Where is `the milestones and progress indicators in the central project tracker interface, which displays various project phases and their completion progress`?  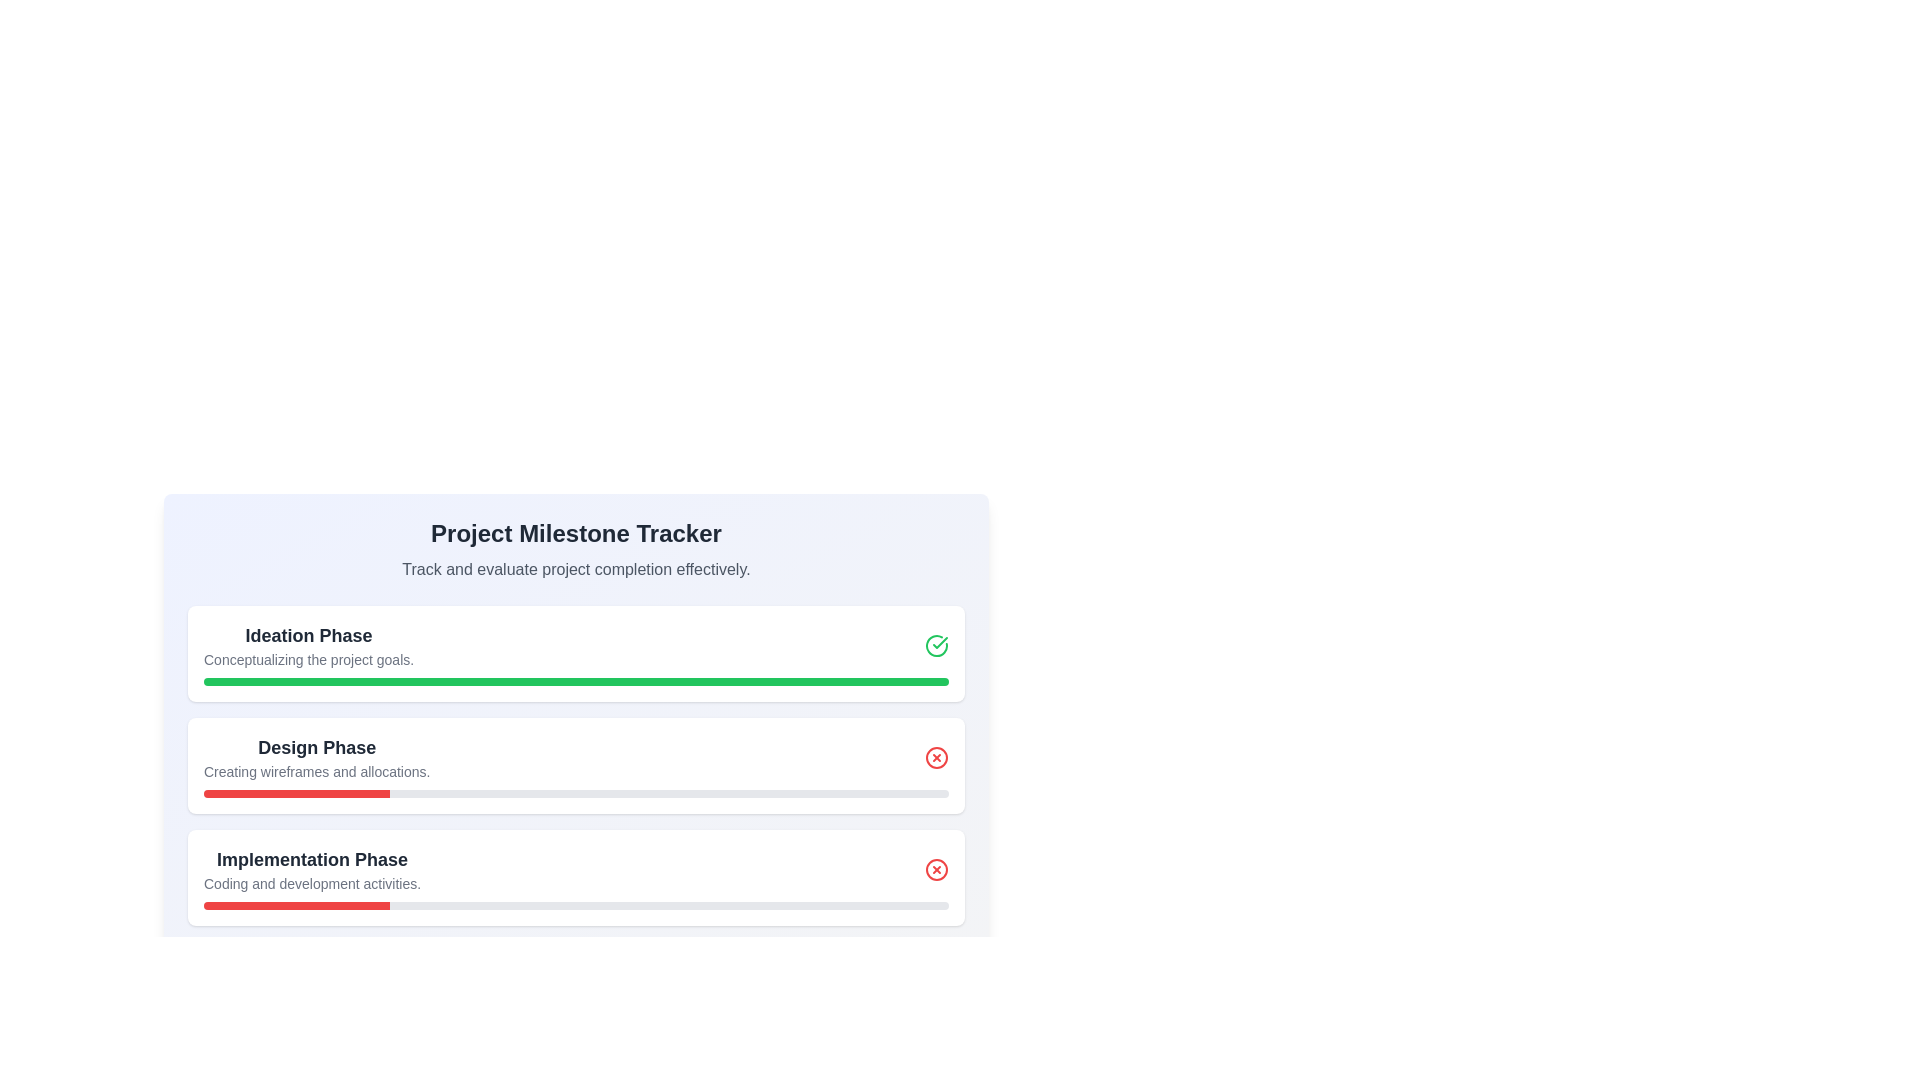
the milestones and progress indicators in the central project tracker interface, which displays various project phases and their completion progress is located at coordinates (575, 702).